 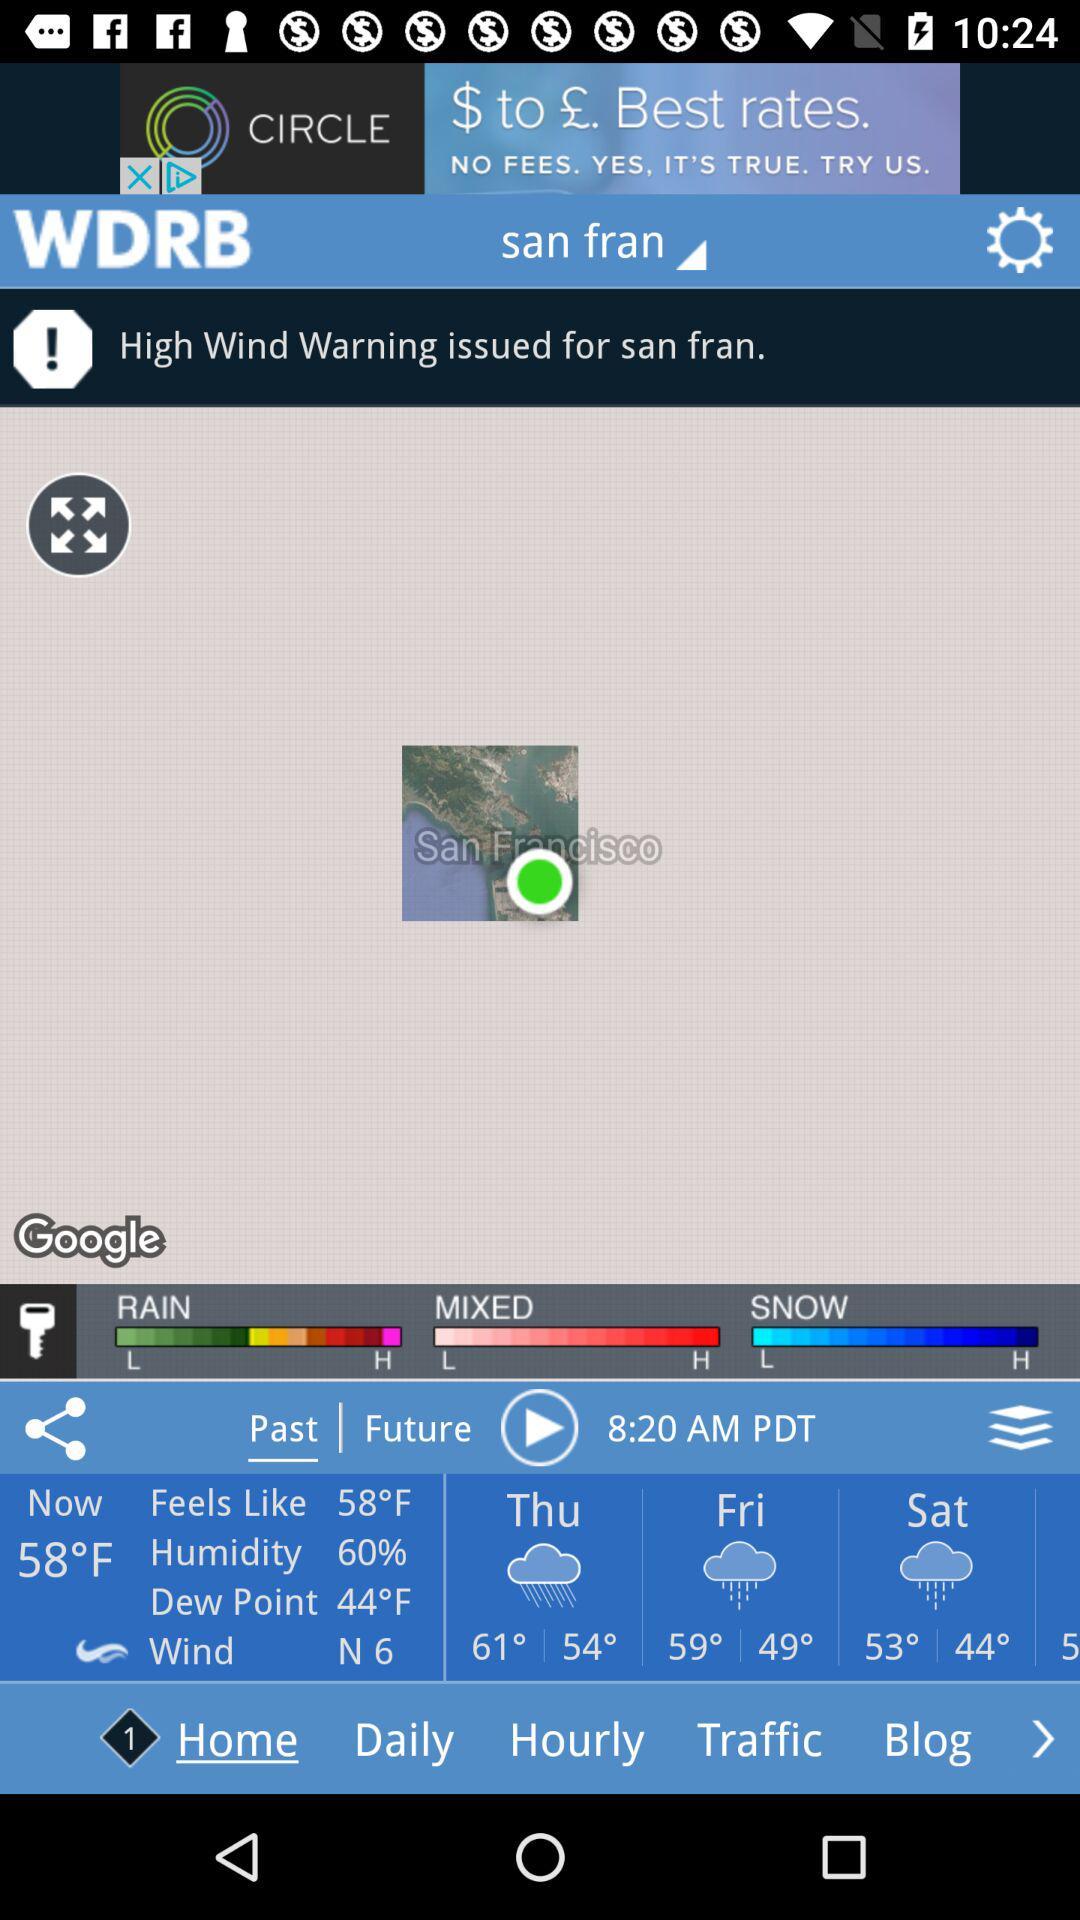 I want to click on advertisements, so click(x=540, y=127).